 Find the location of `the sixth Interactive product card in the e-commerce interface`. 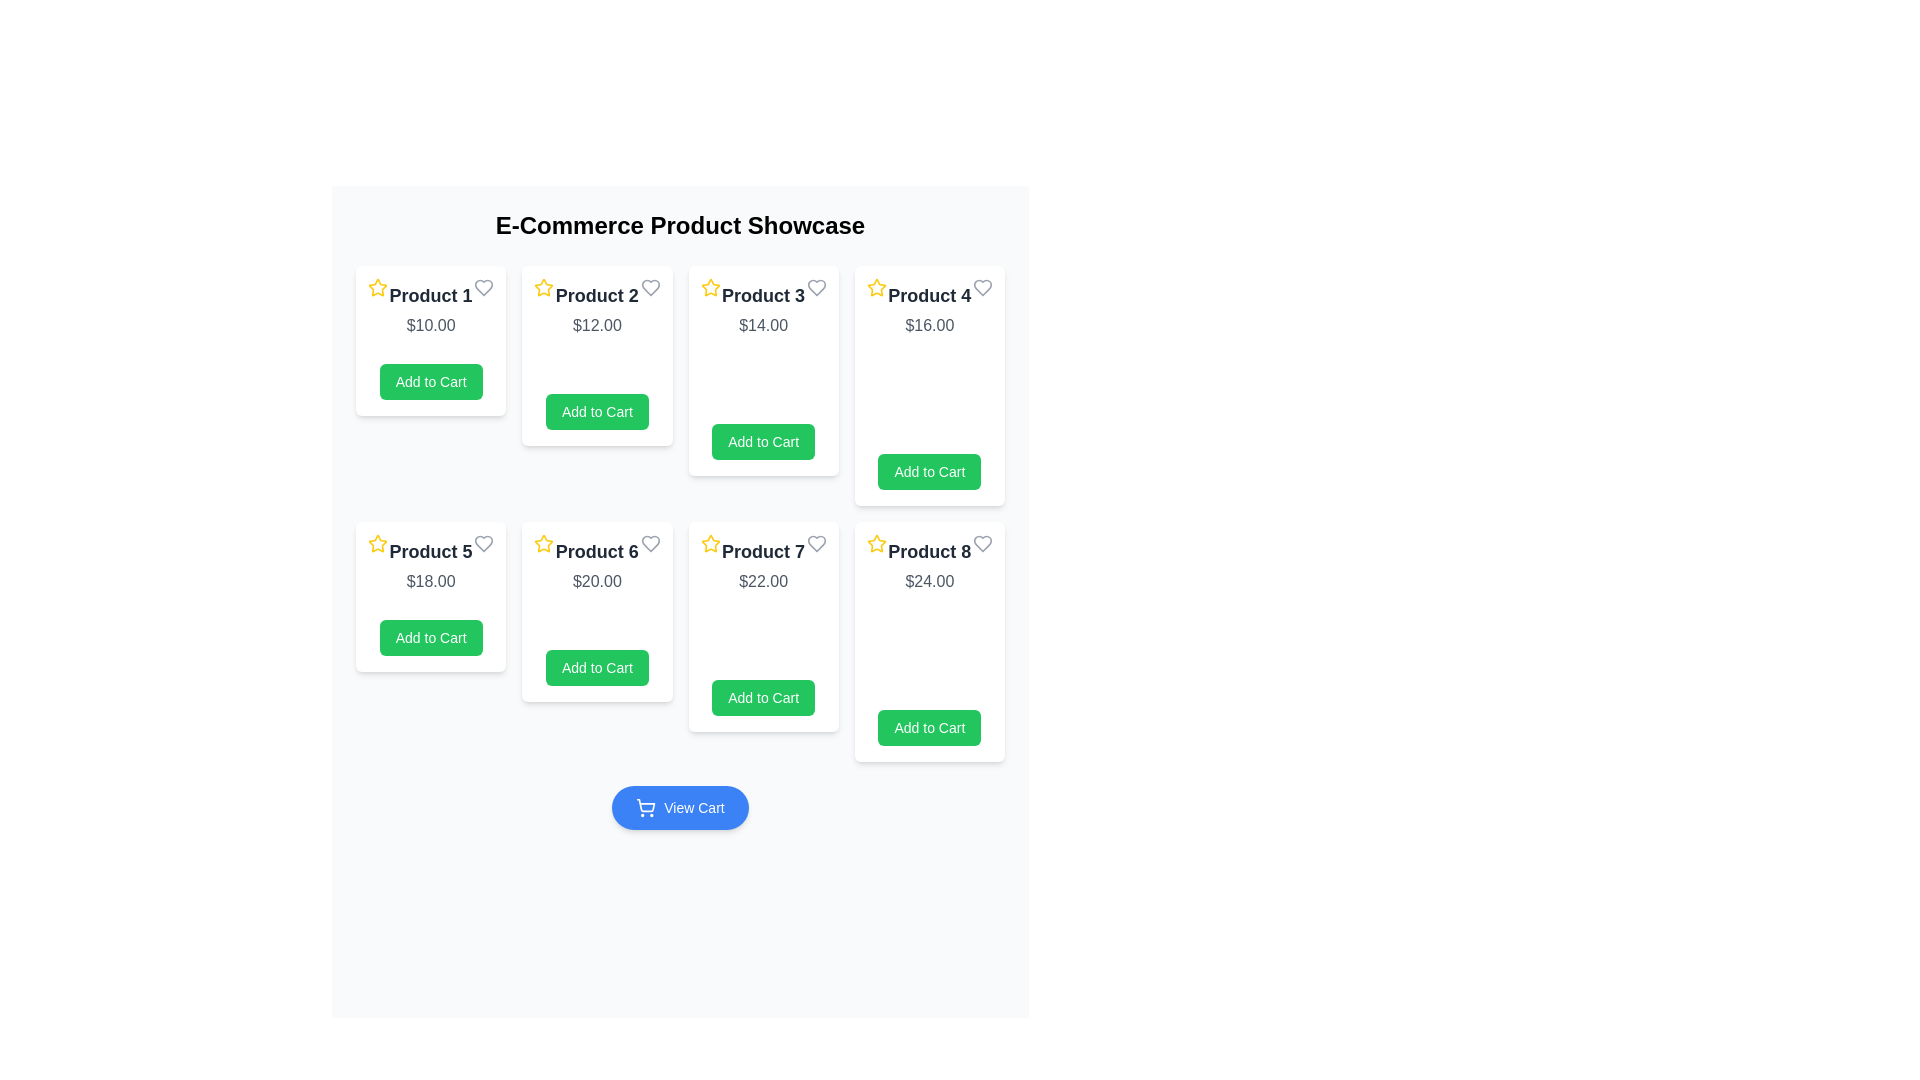

the sixth Interactive product card in the e-commerce interface is located at coordinates (596, 611).